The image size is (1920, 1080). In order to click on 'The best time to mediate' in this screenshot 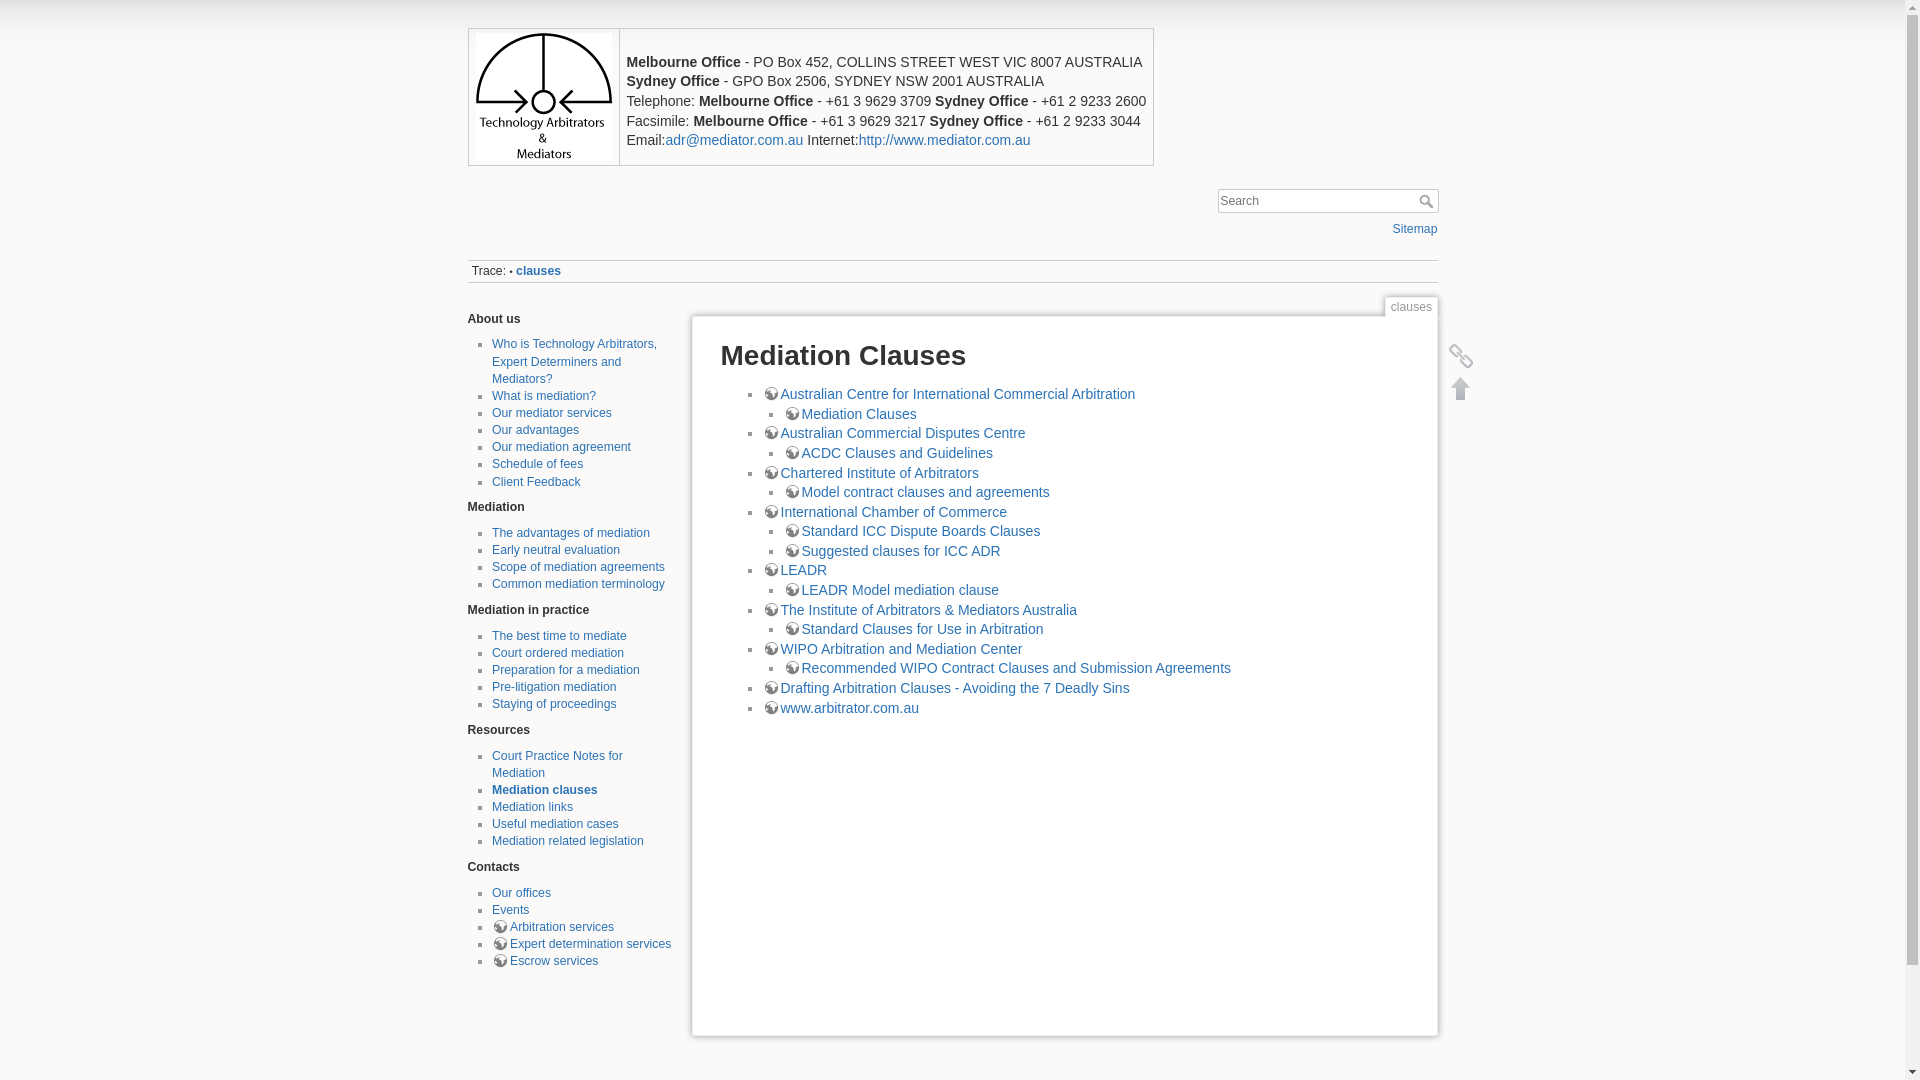, I will do `click(559, 636)`.